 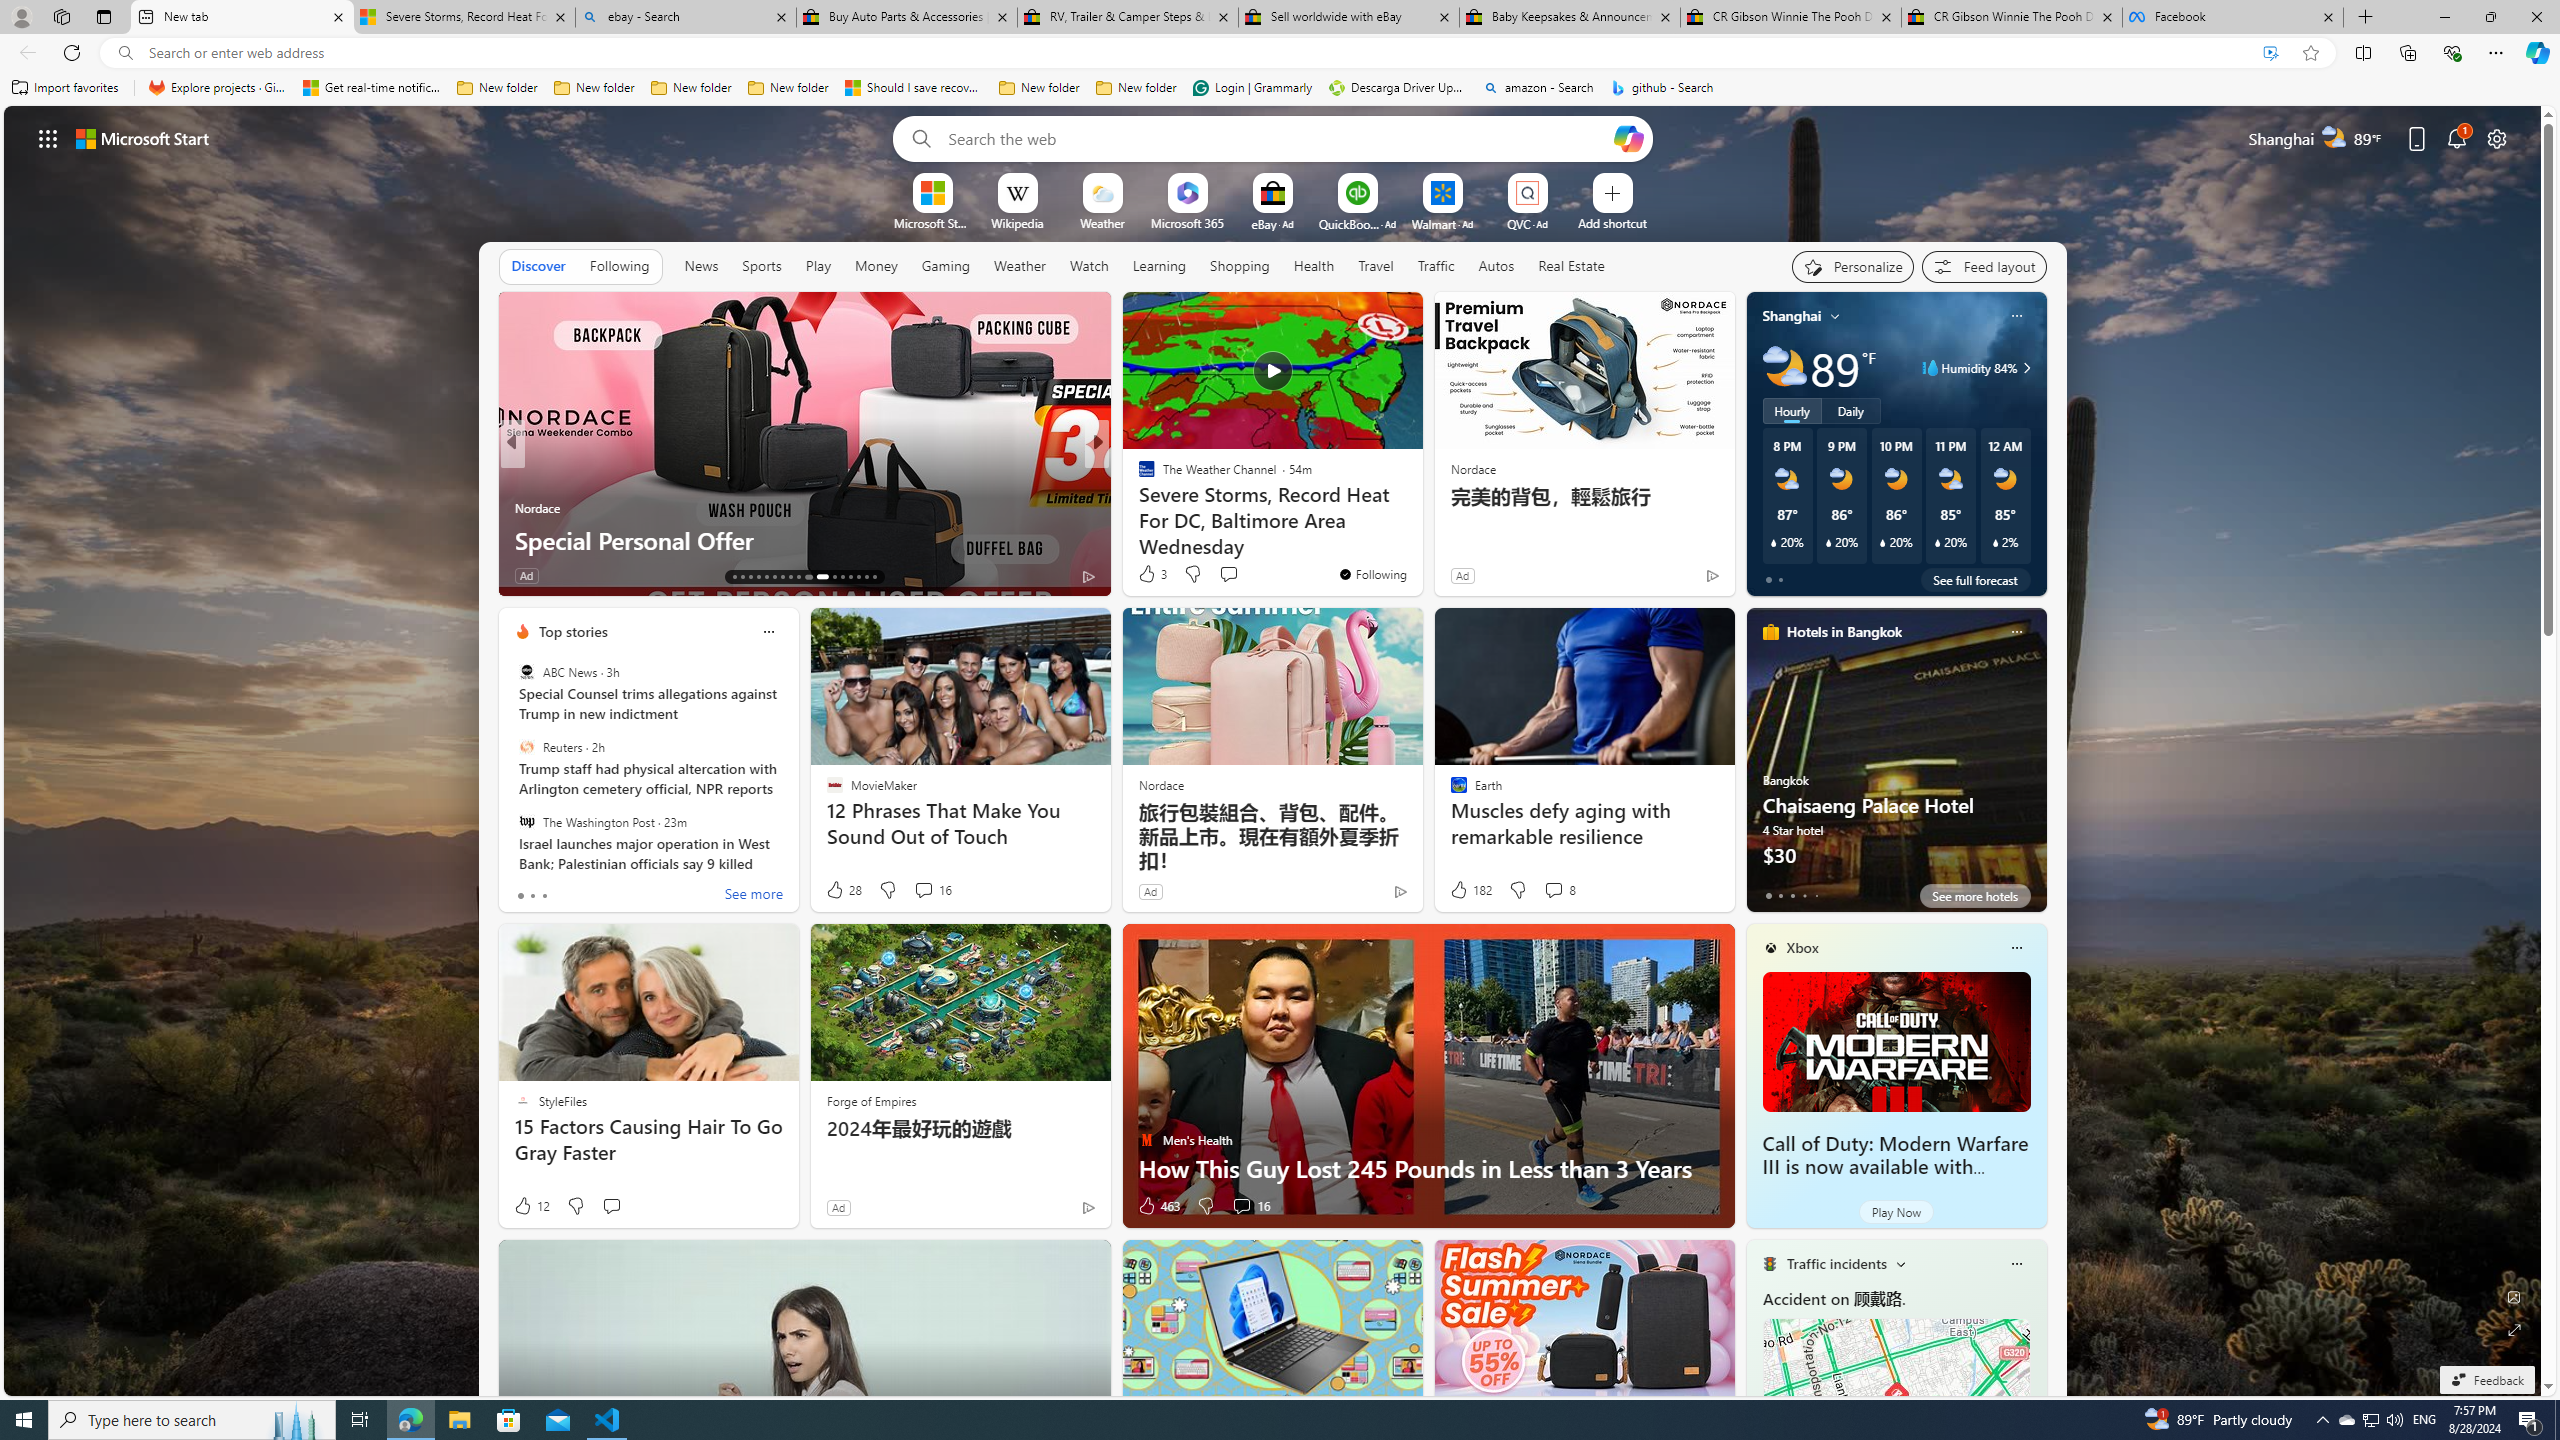 I want to click on 'ABC News', so click(x=525, y=671).